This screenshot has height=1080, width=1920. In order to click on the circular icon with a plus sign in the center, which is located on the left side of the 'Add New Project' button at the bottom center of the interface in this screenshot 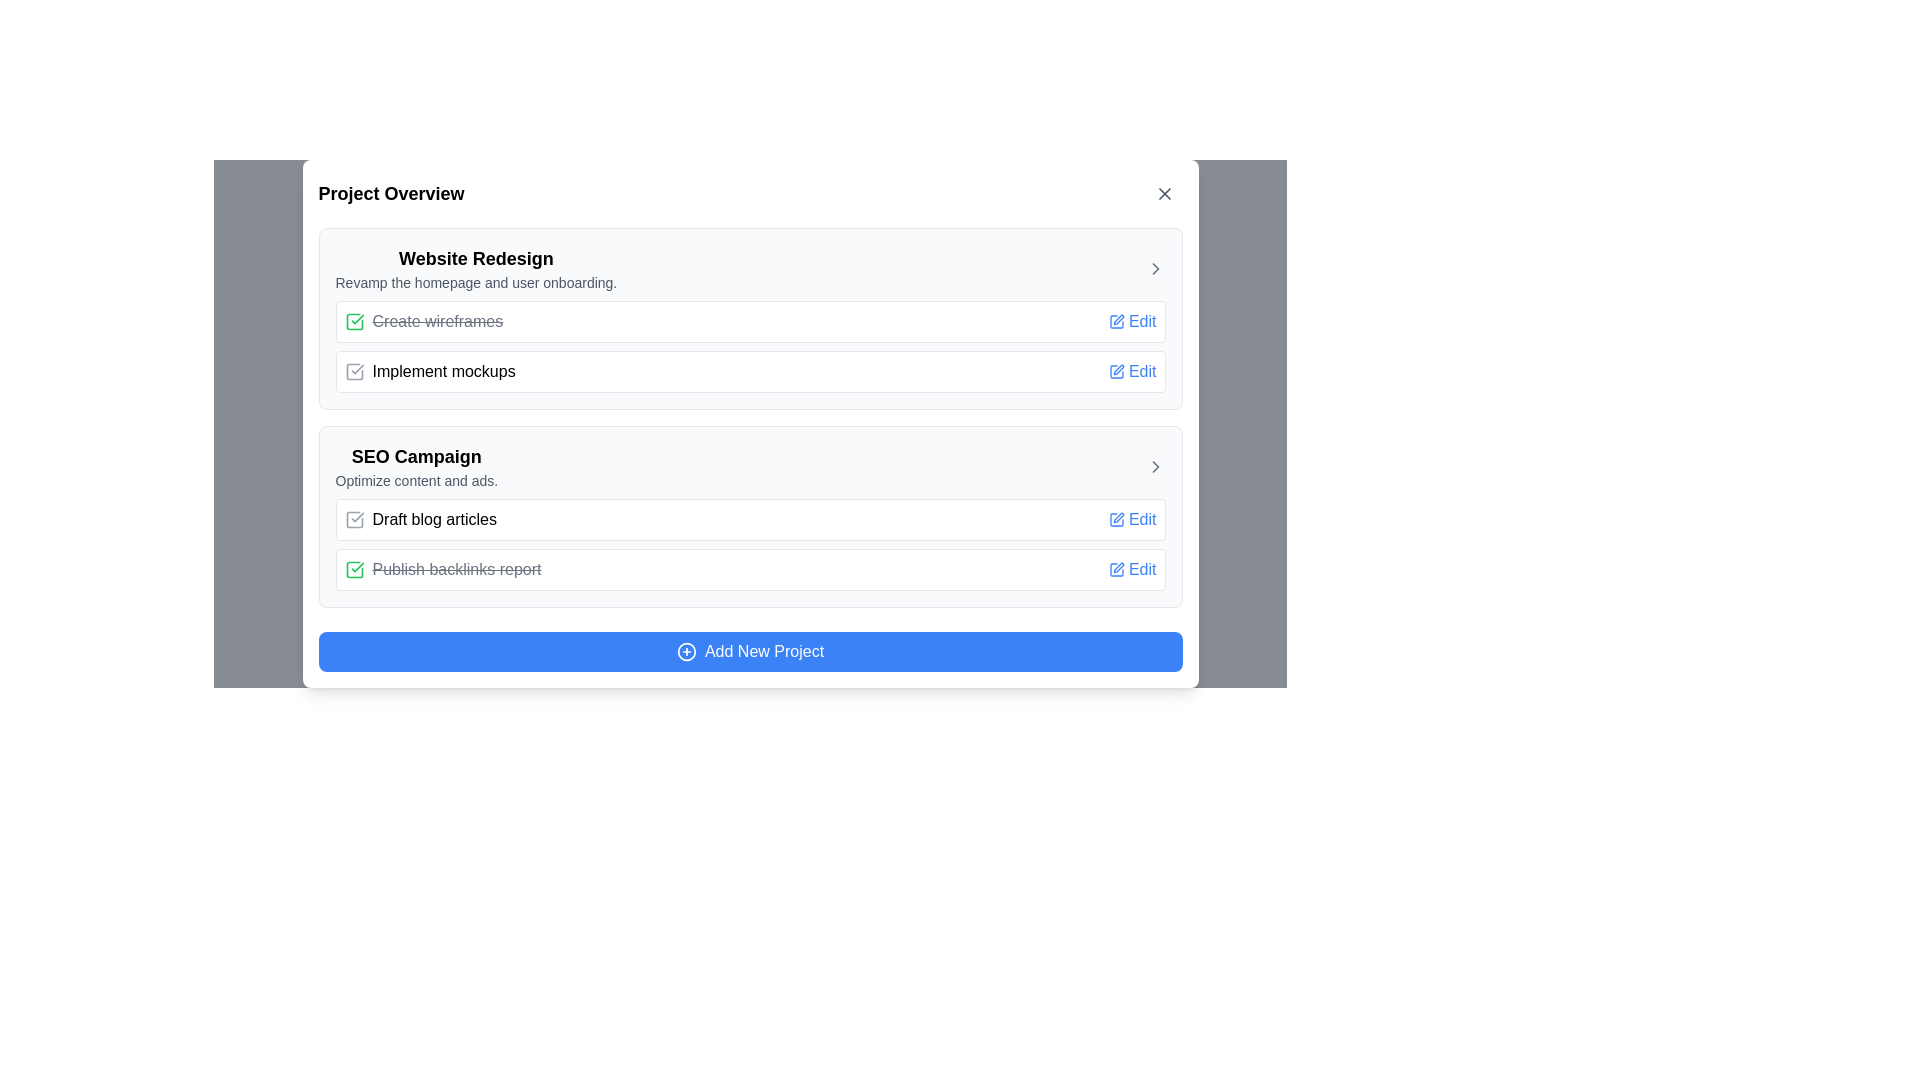, I will do `click(686, 651)`.